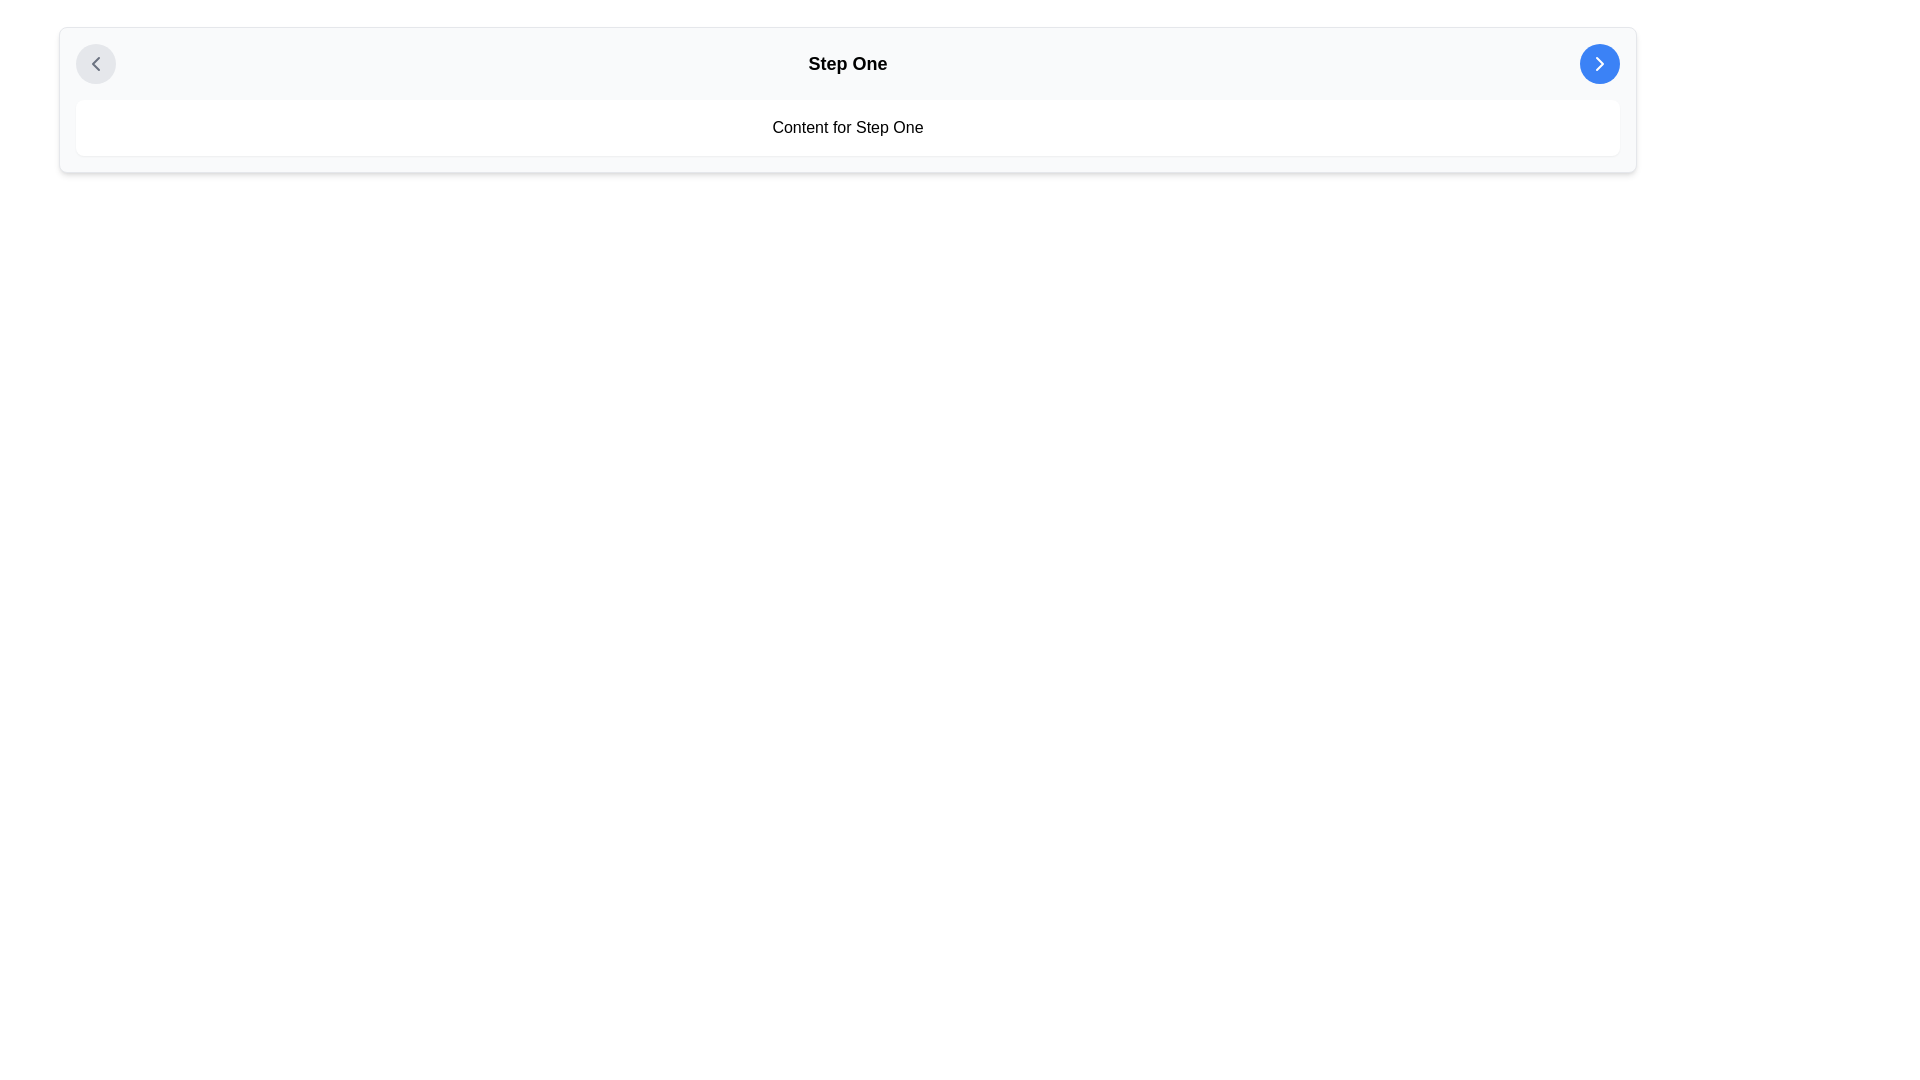 The width and height of the screenshot is (1920, 1080). I want to click on the blue circular button in the top-right corner of the 'Step One' section, so click(1598, 63).